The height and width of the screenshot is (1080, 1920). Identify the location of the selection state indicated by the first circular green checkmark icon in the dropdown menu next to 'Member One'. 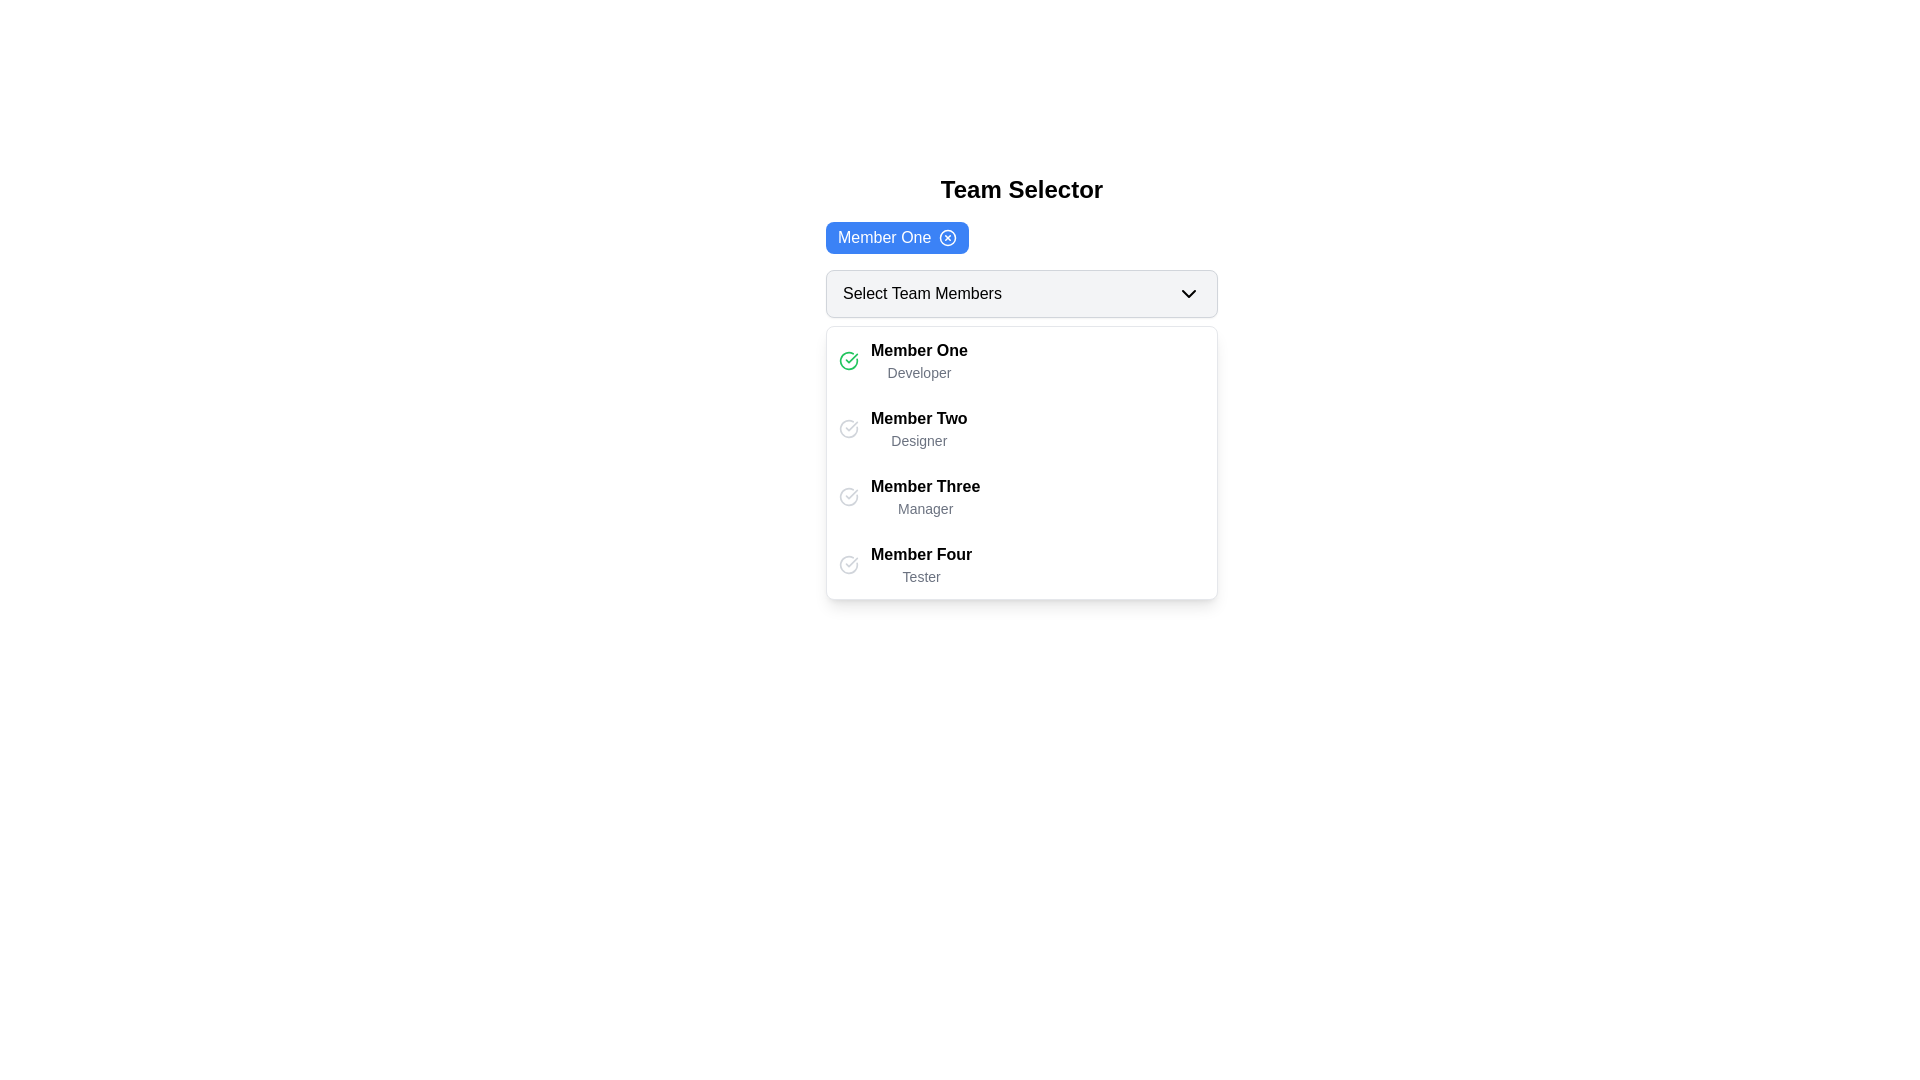
(849, 361).